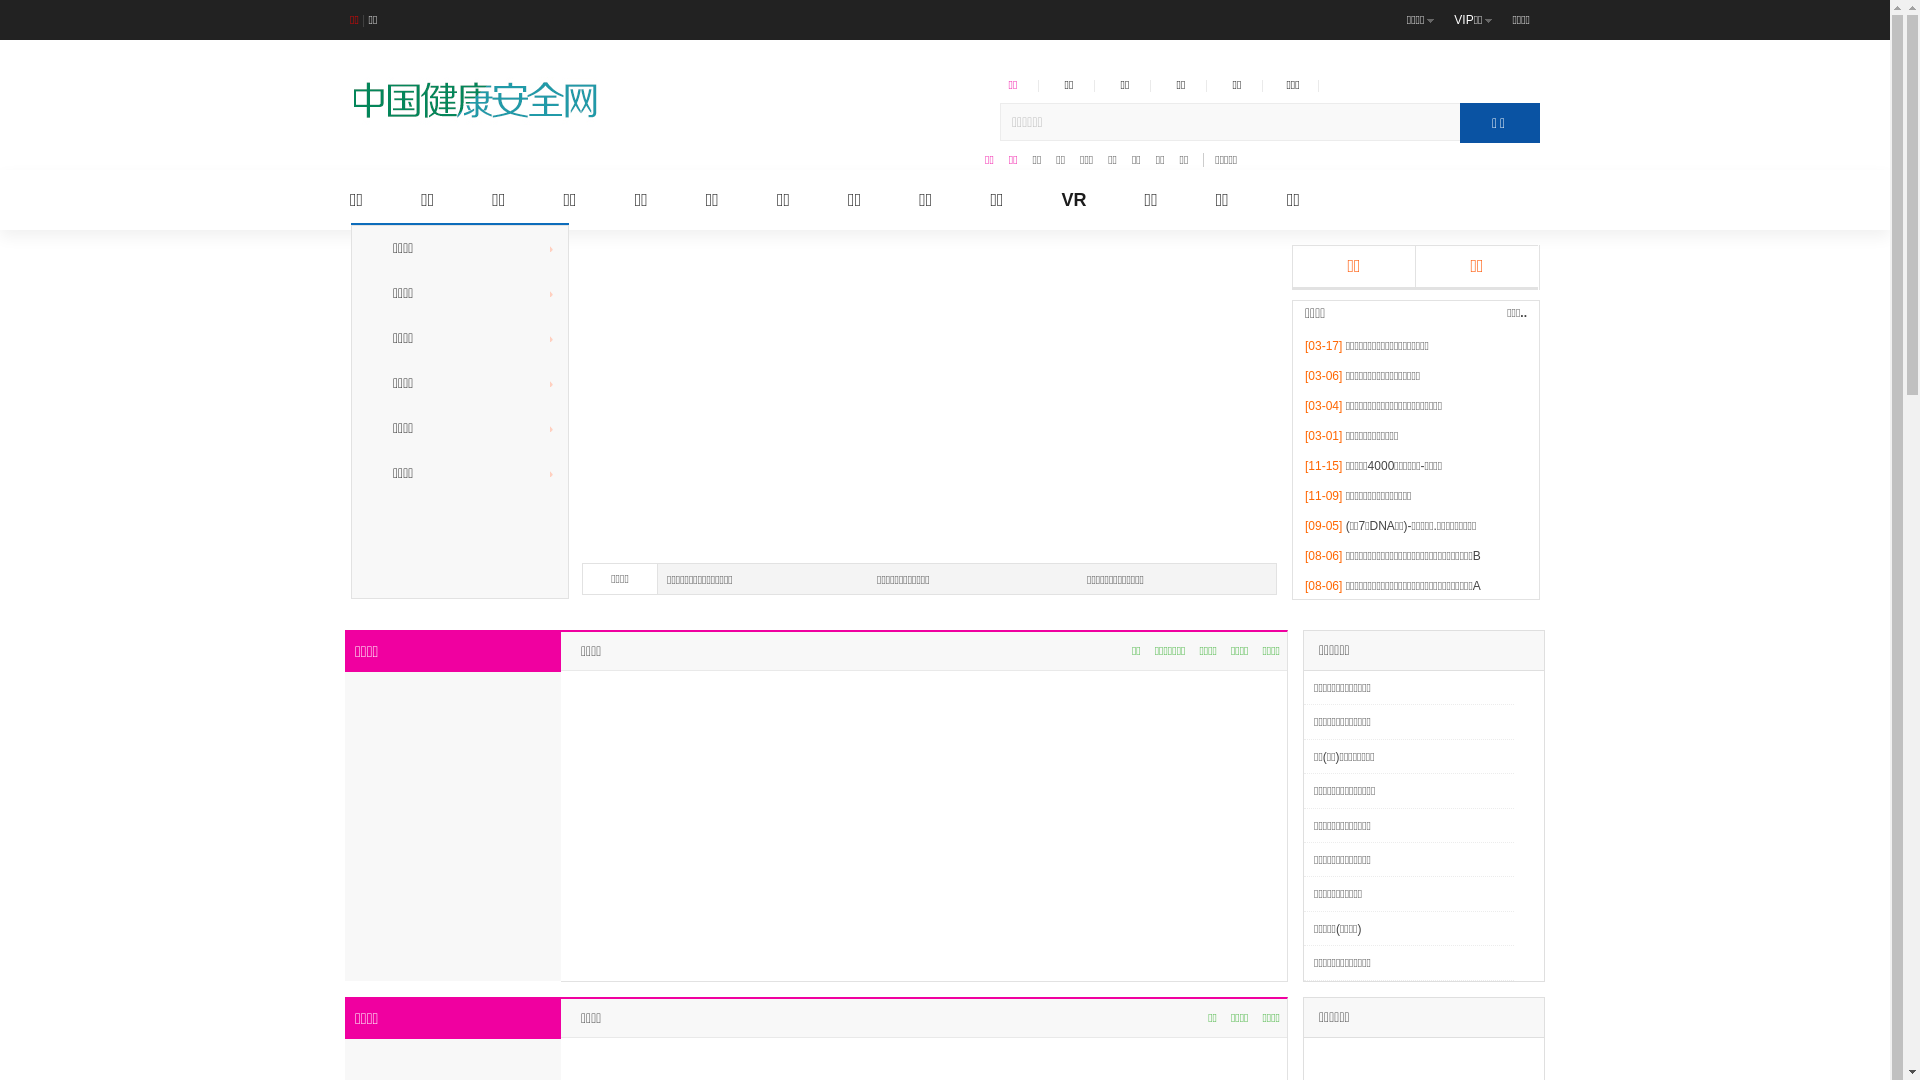 This screenshot has height=1080, width=1920. Describe the element at coordinates (1323, 466) in the screenshot. I see `'[11-15]'` at that location.